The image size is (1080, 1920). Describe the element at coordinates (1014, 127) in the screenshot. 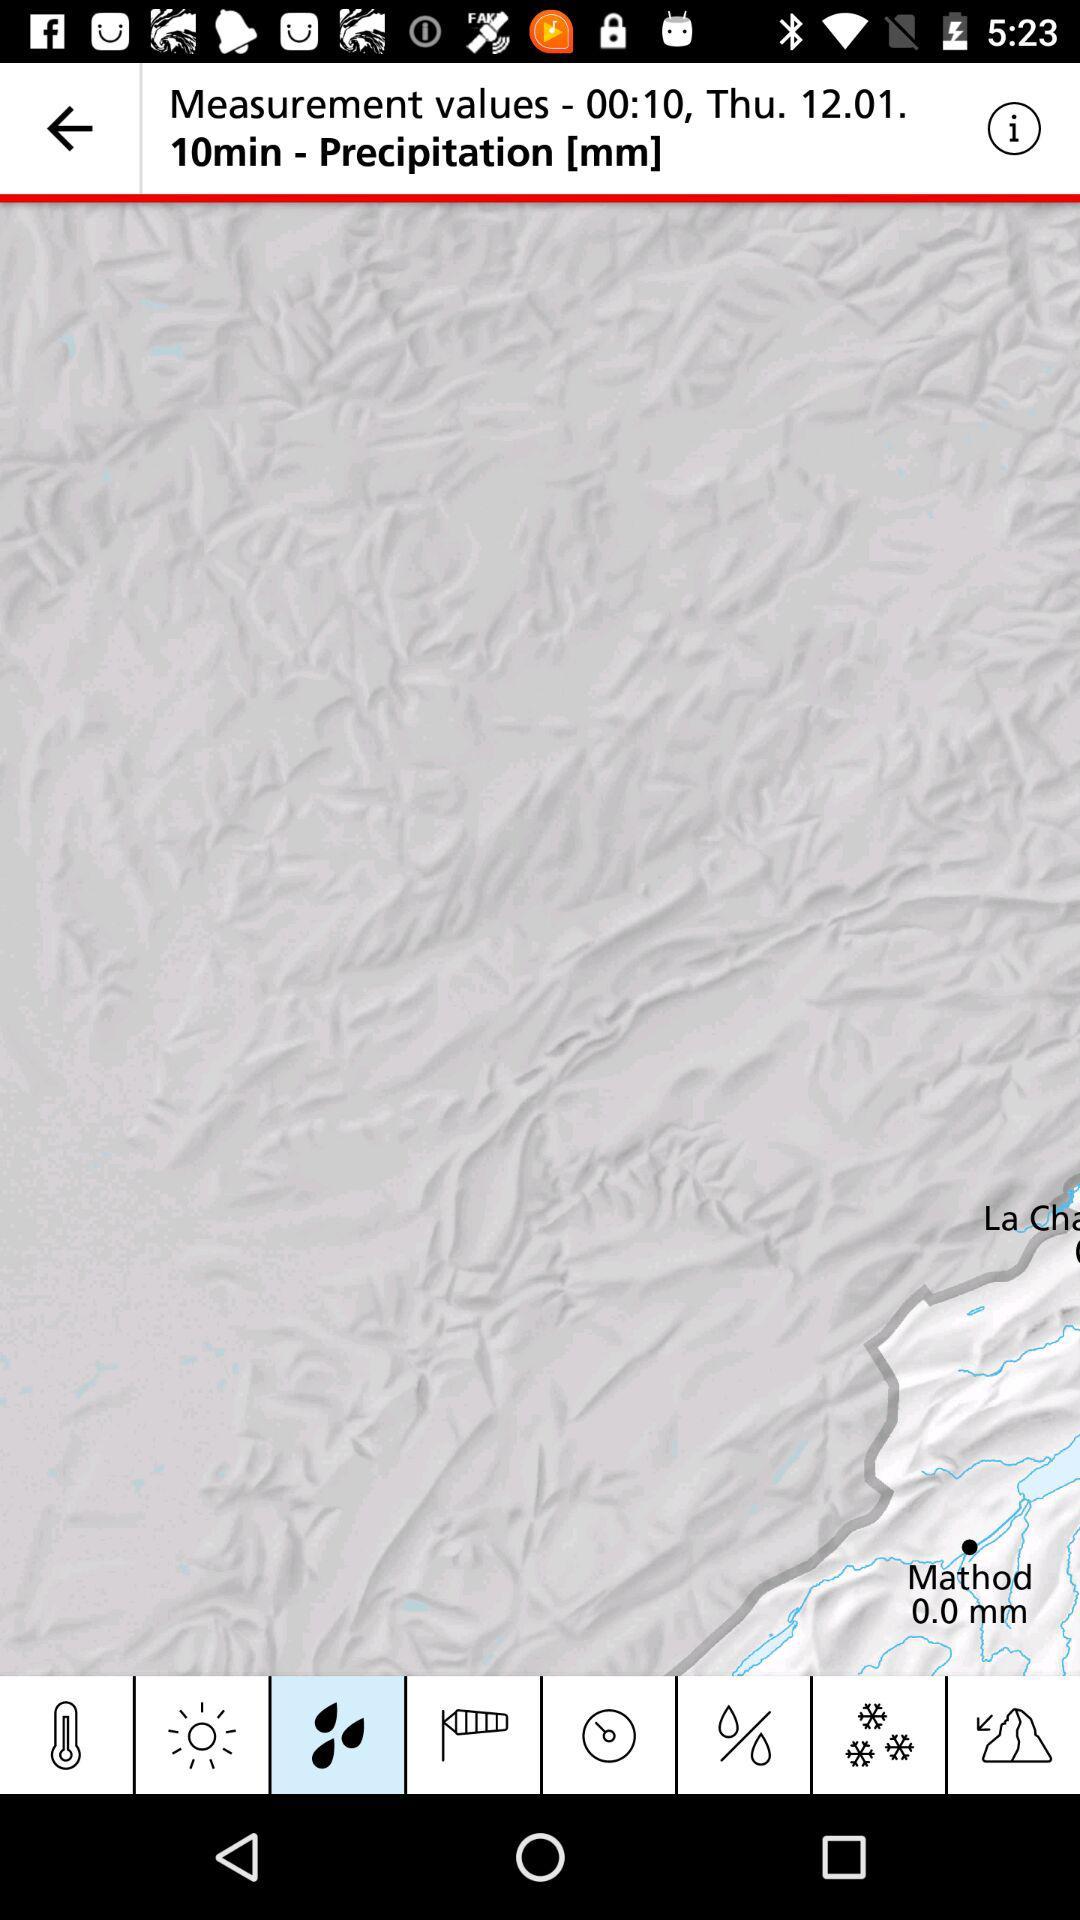

I see `icon at the top right corner` at that location.